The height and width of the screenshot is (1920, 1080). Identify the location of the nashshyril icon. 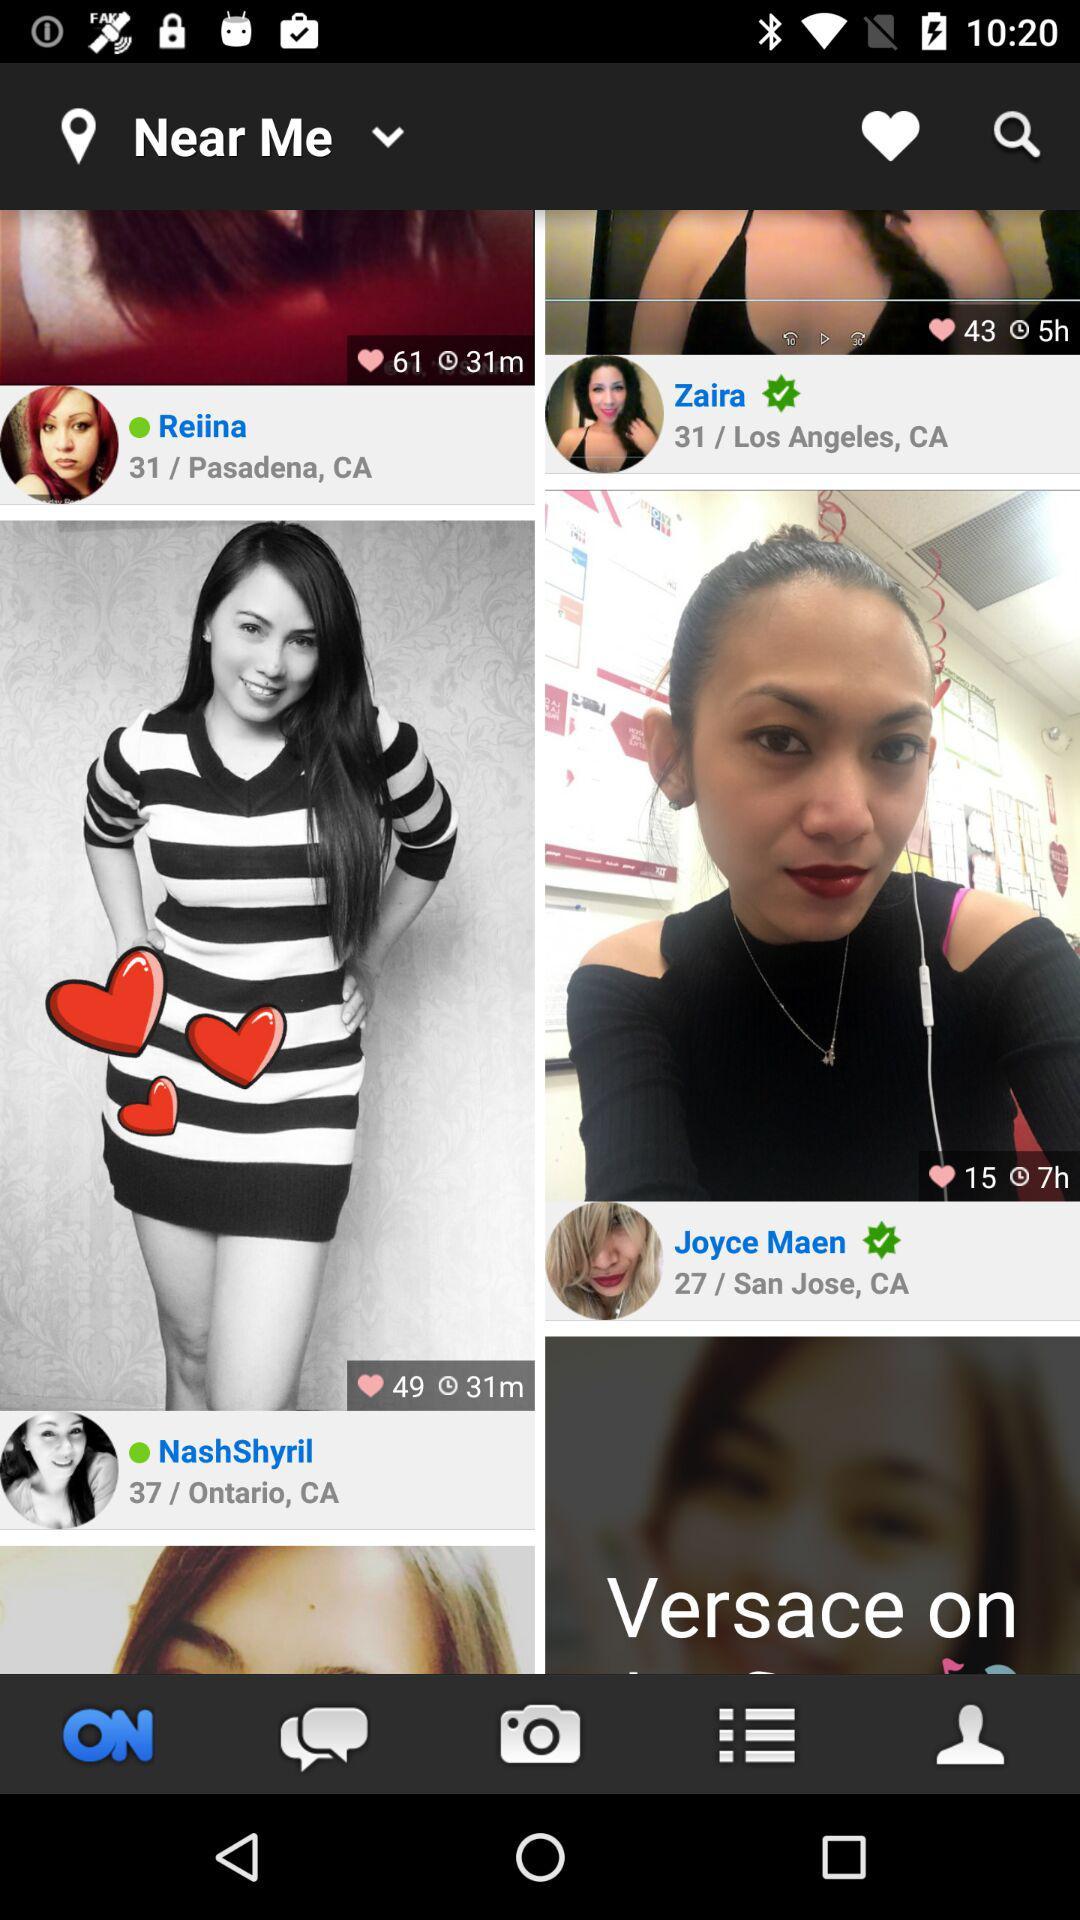
(234, 1450).